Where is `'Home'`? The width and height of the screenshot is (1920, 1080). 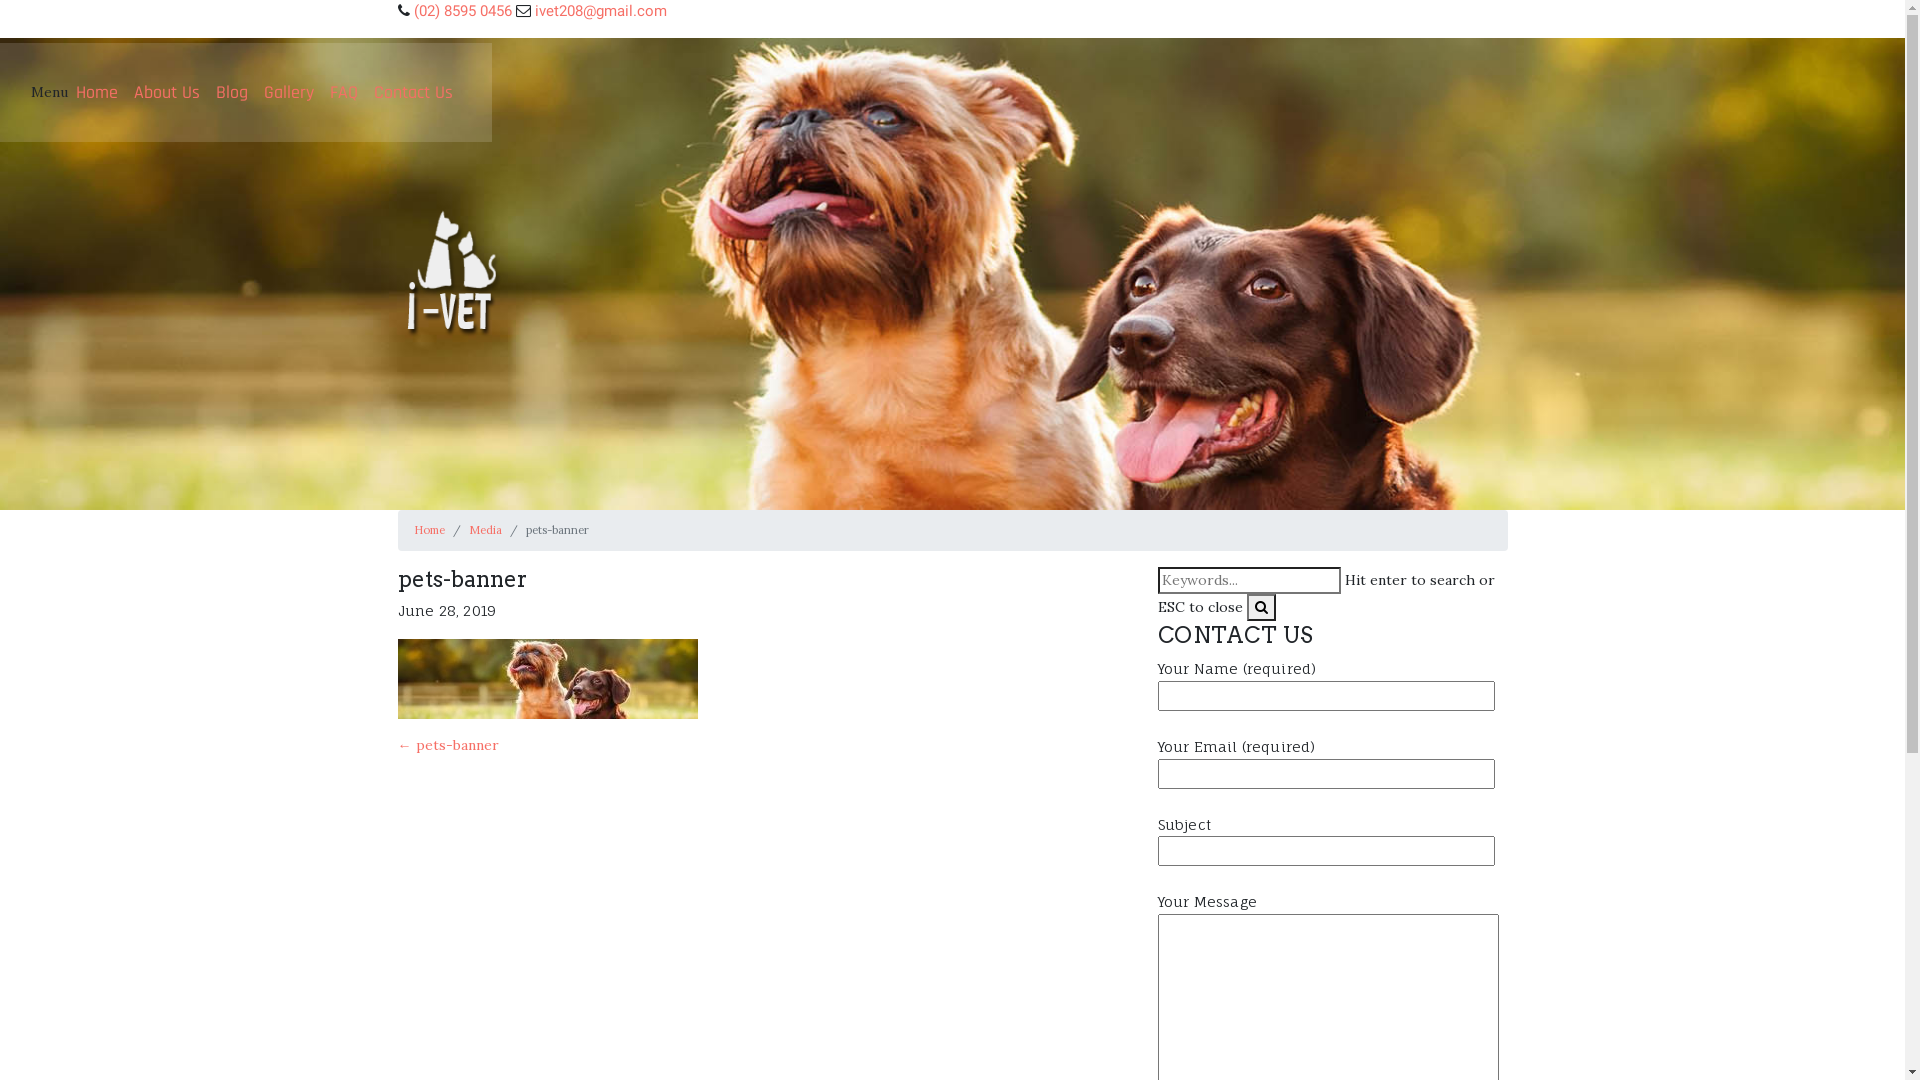 'Home' is located at coordinates (412, 528).